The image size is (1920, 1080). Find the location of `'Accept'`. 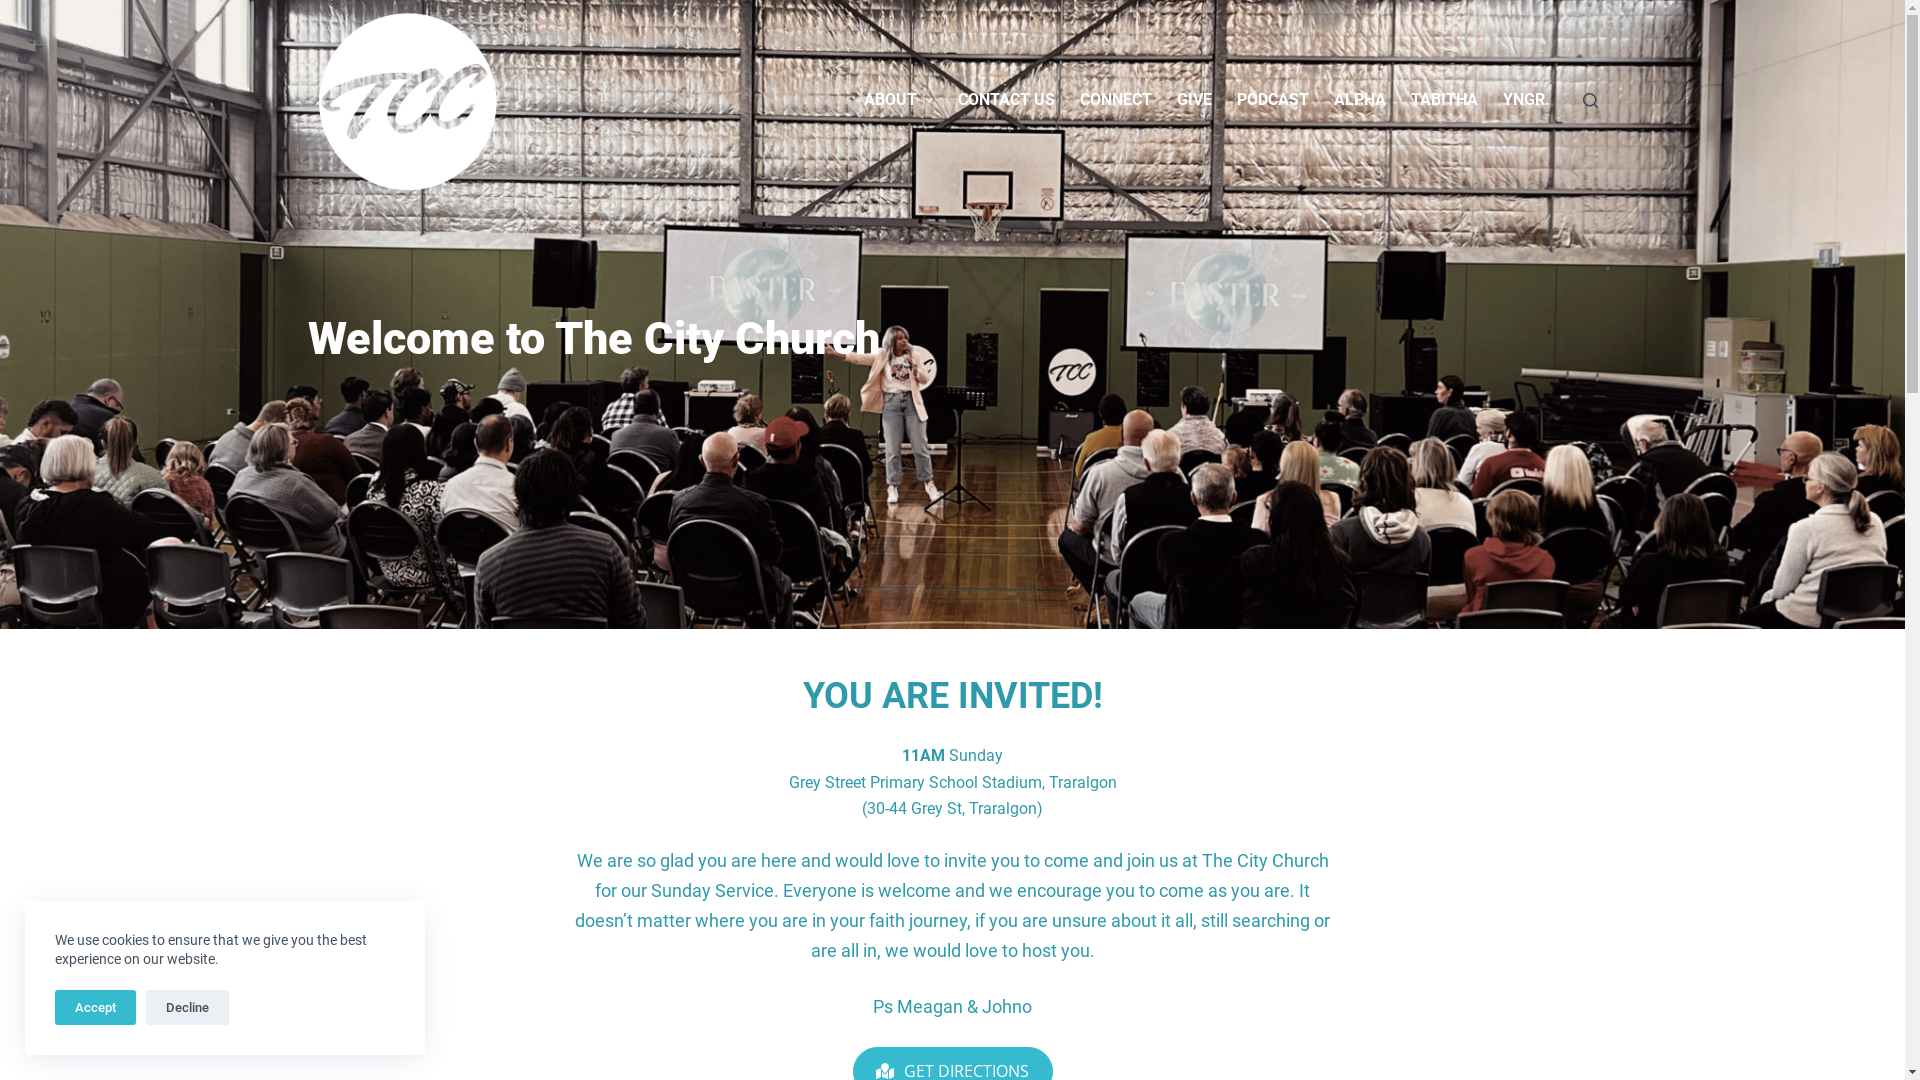

'Accept' is located at coordinates (94, 1007).